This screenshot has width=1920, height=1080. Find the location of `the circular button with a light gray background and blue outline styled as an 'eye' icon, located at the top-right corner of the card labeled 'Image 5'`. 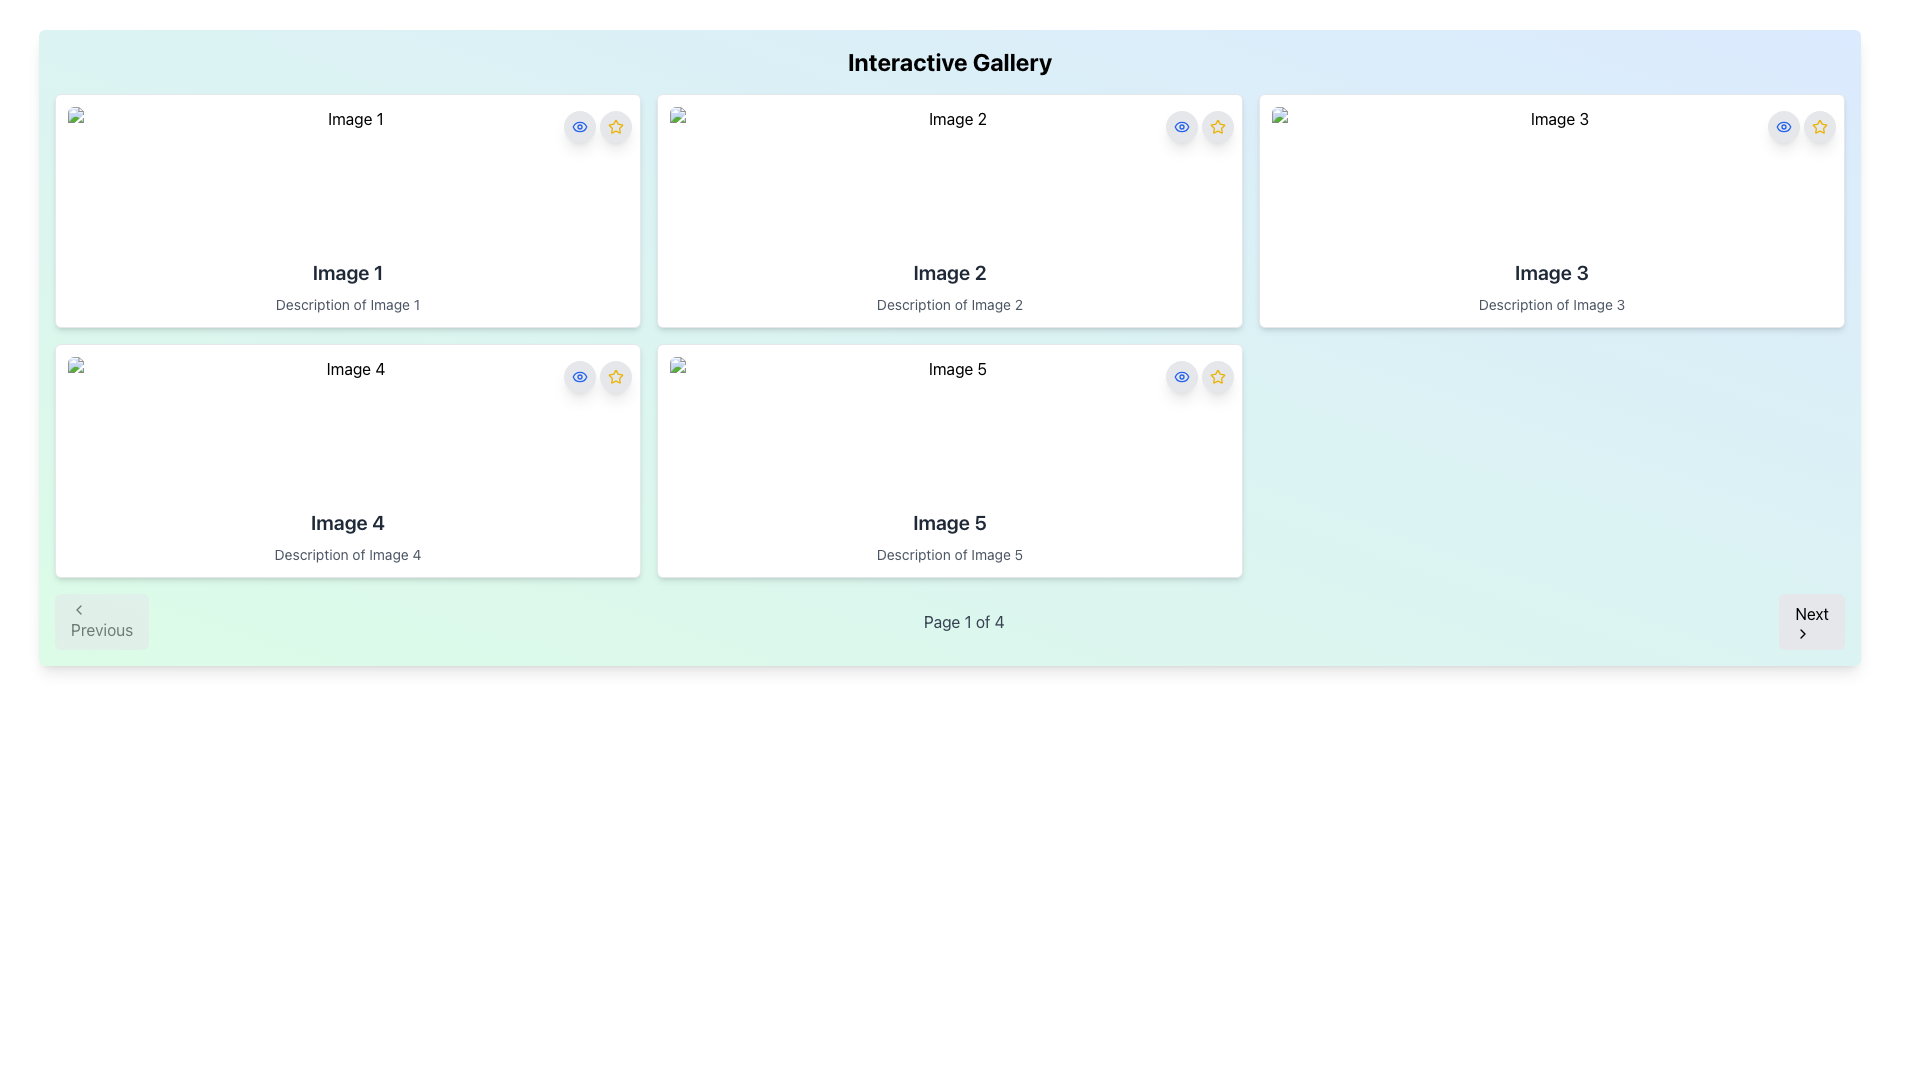

the circular button with a light gray background and blue outline styled as an 'eye' icon, located at the top-right corner of the card labeled 'Image 5' is located at coordinates (1181, 377).